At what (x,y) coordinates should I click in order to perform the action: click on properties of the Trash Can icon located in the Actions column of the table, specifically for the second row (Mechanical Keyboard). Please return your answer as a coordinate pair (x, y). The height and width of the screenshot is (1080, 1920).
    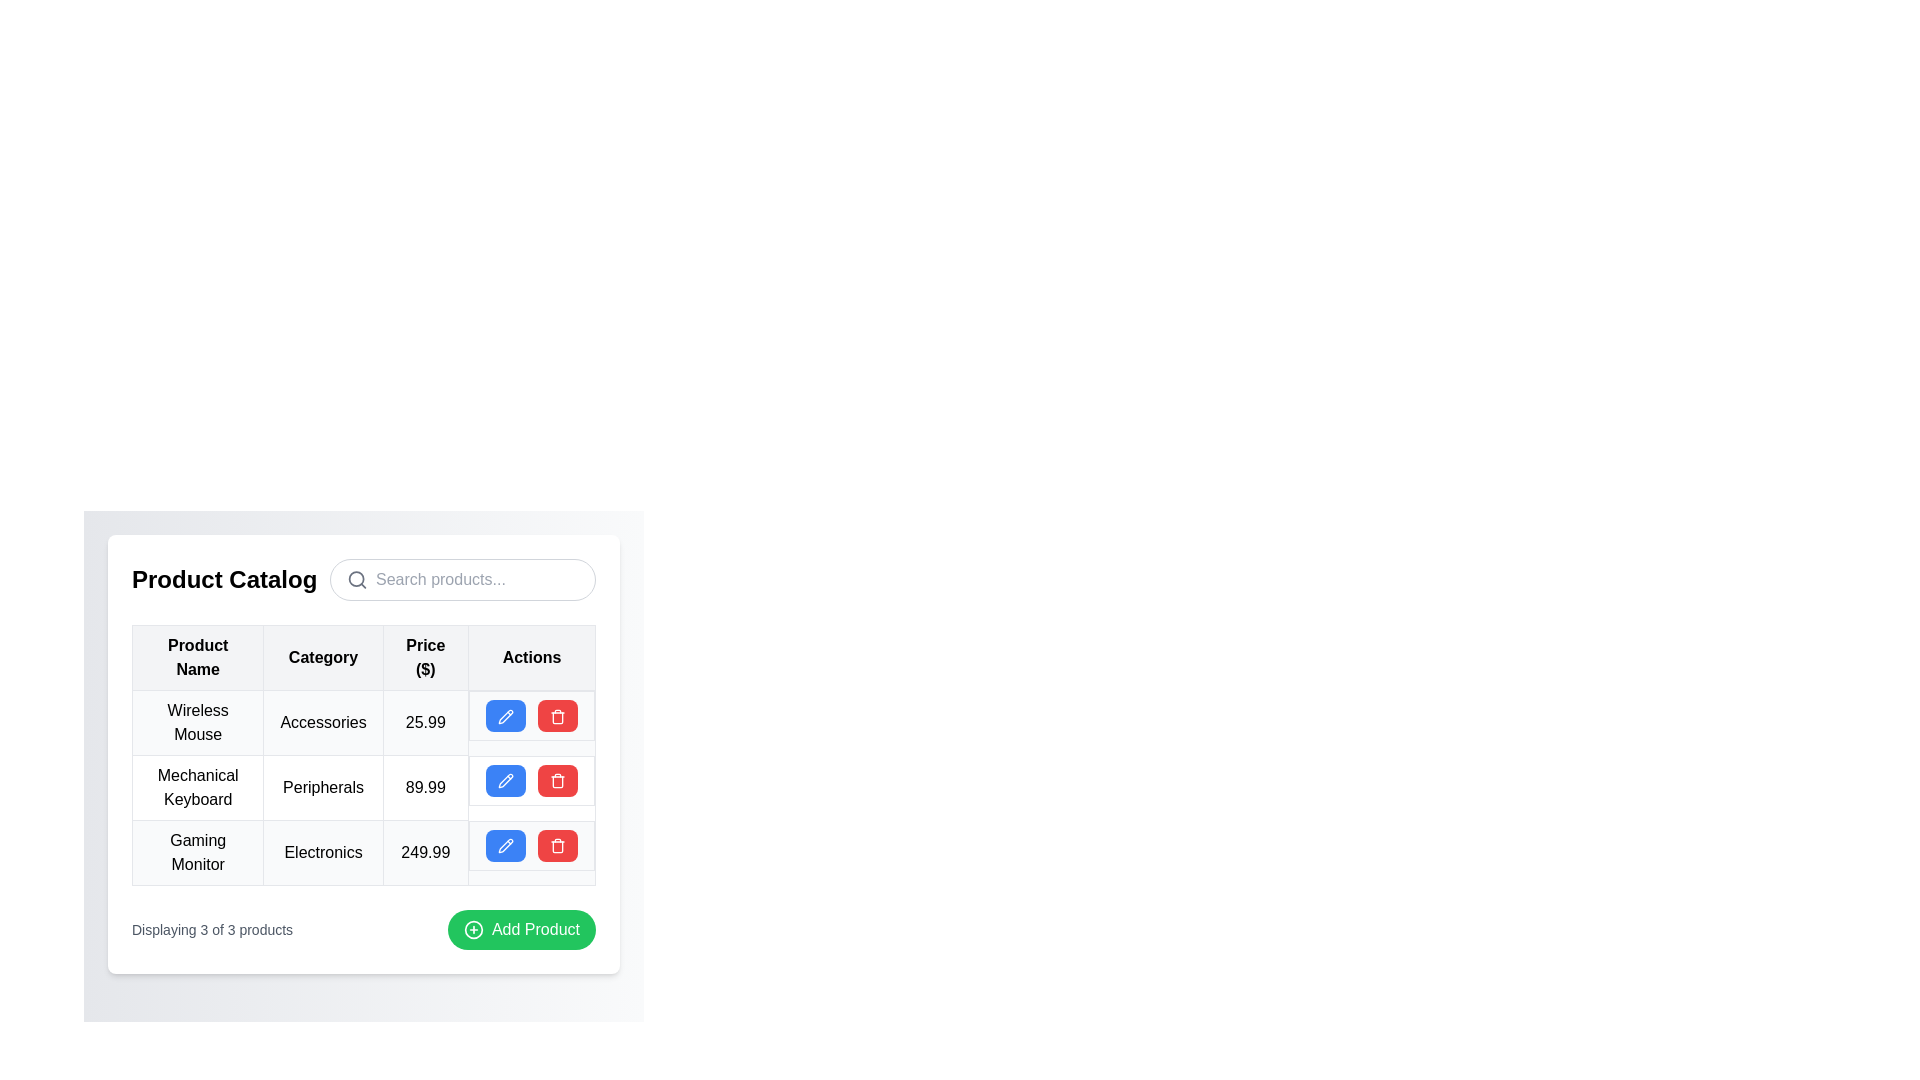
    Looking at the image, I should click on (557, 715).